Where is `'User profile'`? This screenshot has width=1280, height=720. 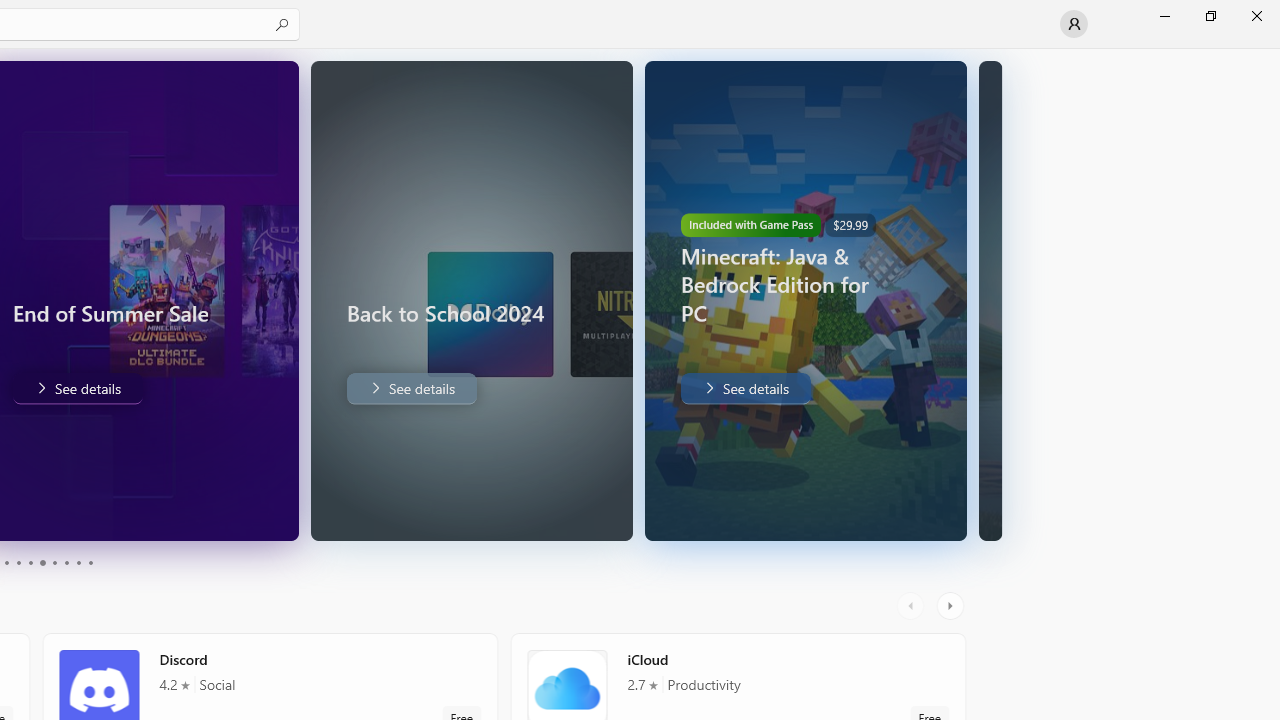
'User profile' is located at coordinates (1072, 24).